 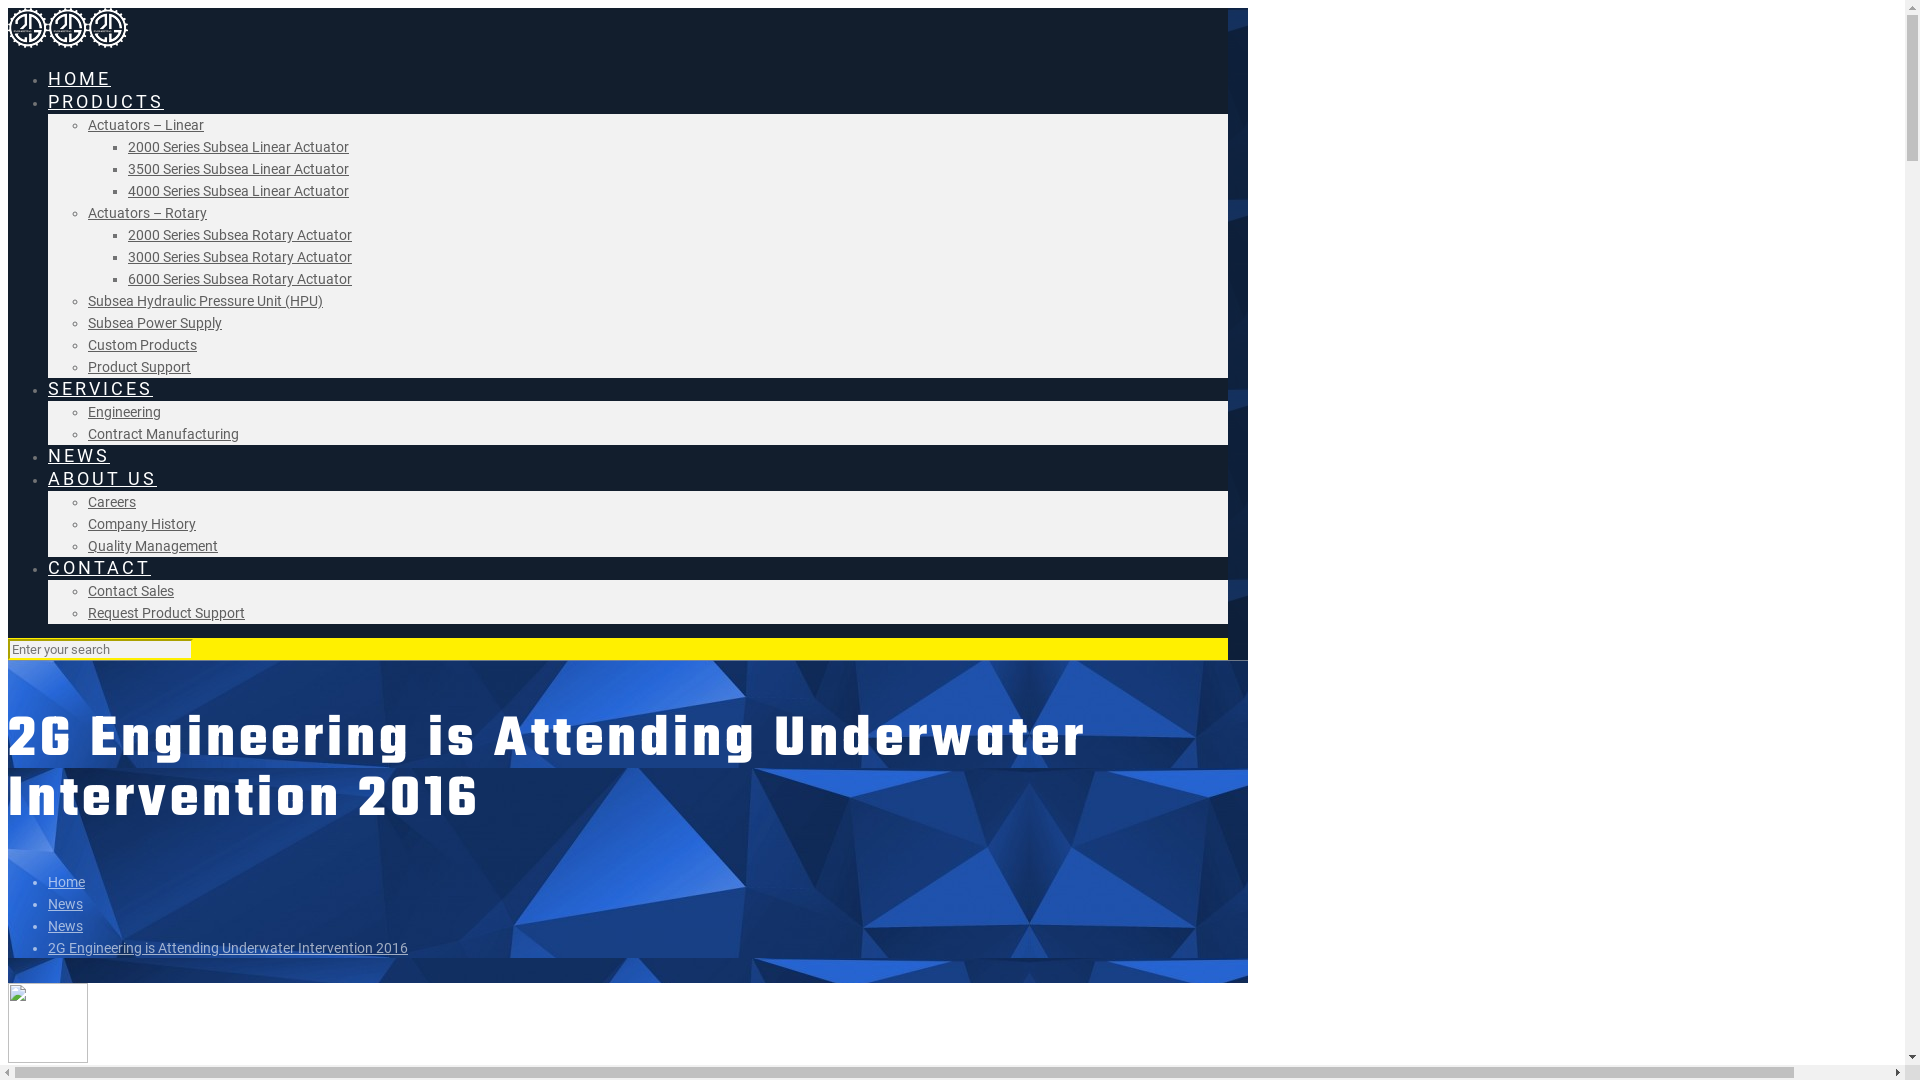 What do you see at coordinates (153, 322) in the screenshot?
I see `'Subsea Power Supply'` at bounding box center [153, 322].